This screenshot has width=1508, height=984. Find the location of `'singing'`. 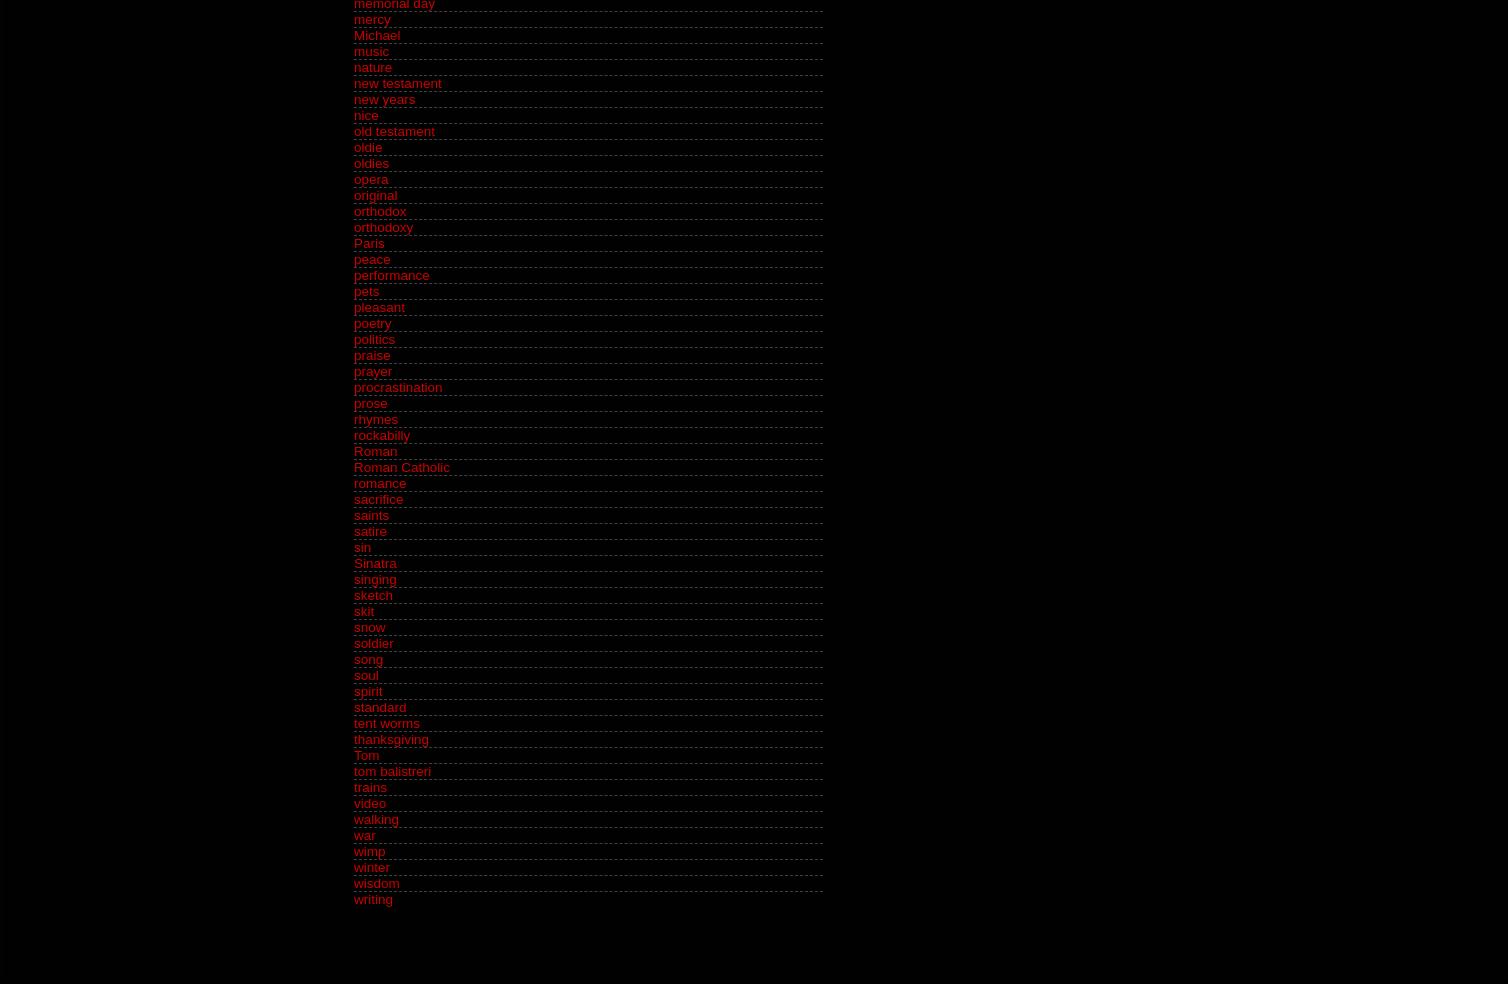

'singing' is located at coordinates (374, 578).